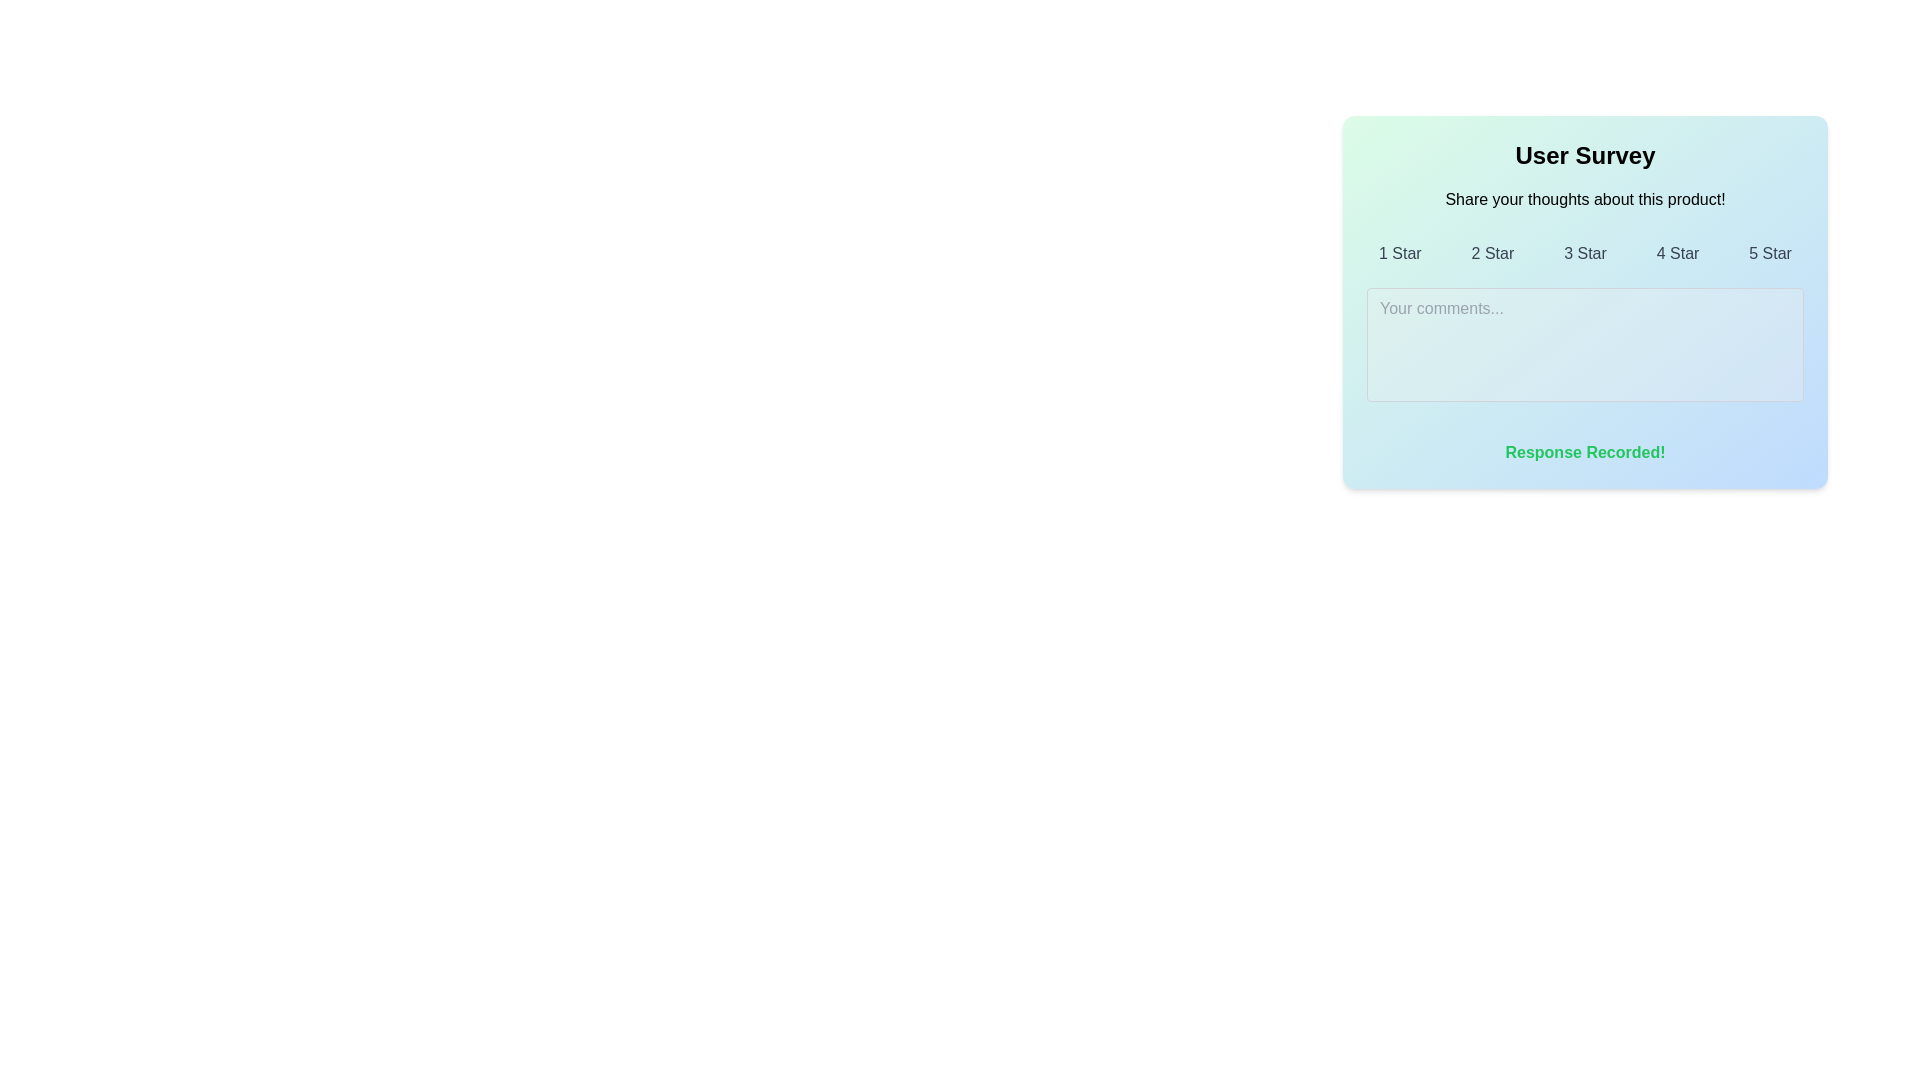 The image size is (1920, 1080). Describe the element at coordinates (1584, 253) in the screenshot. I see `the '3 Star' button, which is a rounded button with gray text, positioned centrally in a survey form between '2 Star' and '4 Star' buttons` at that location.